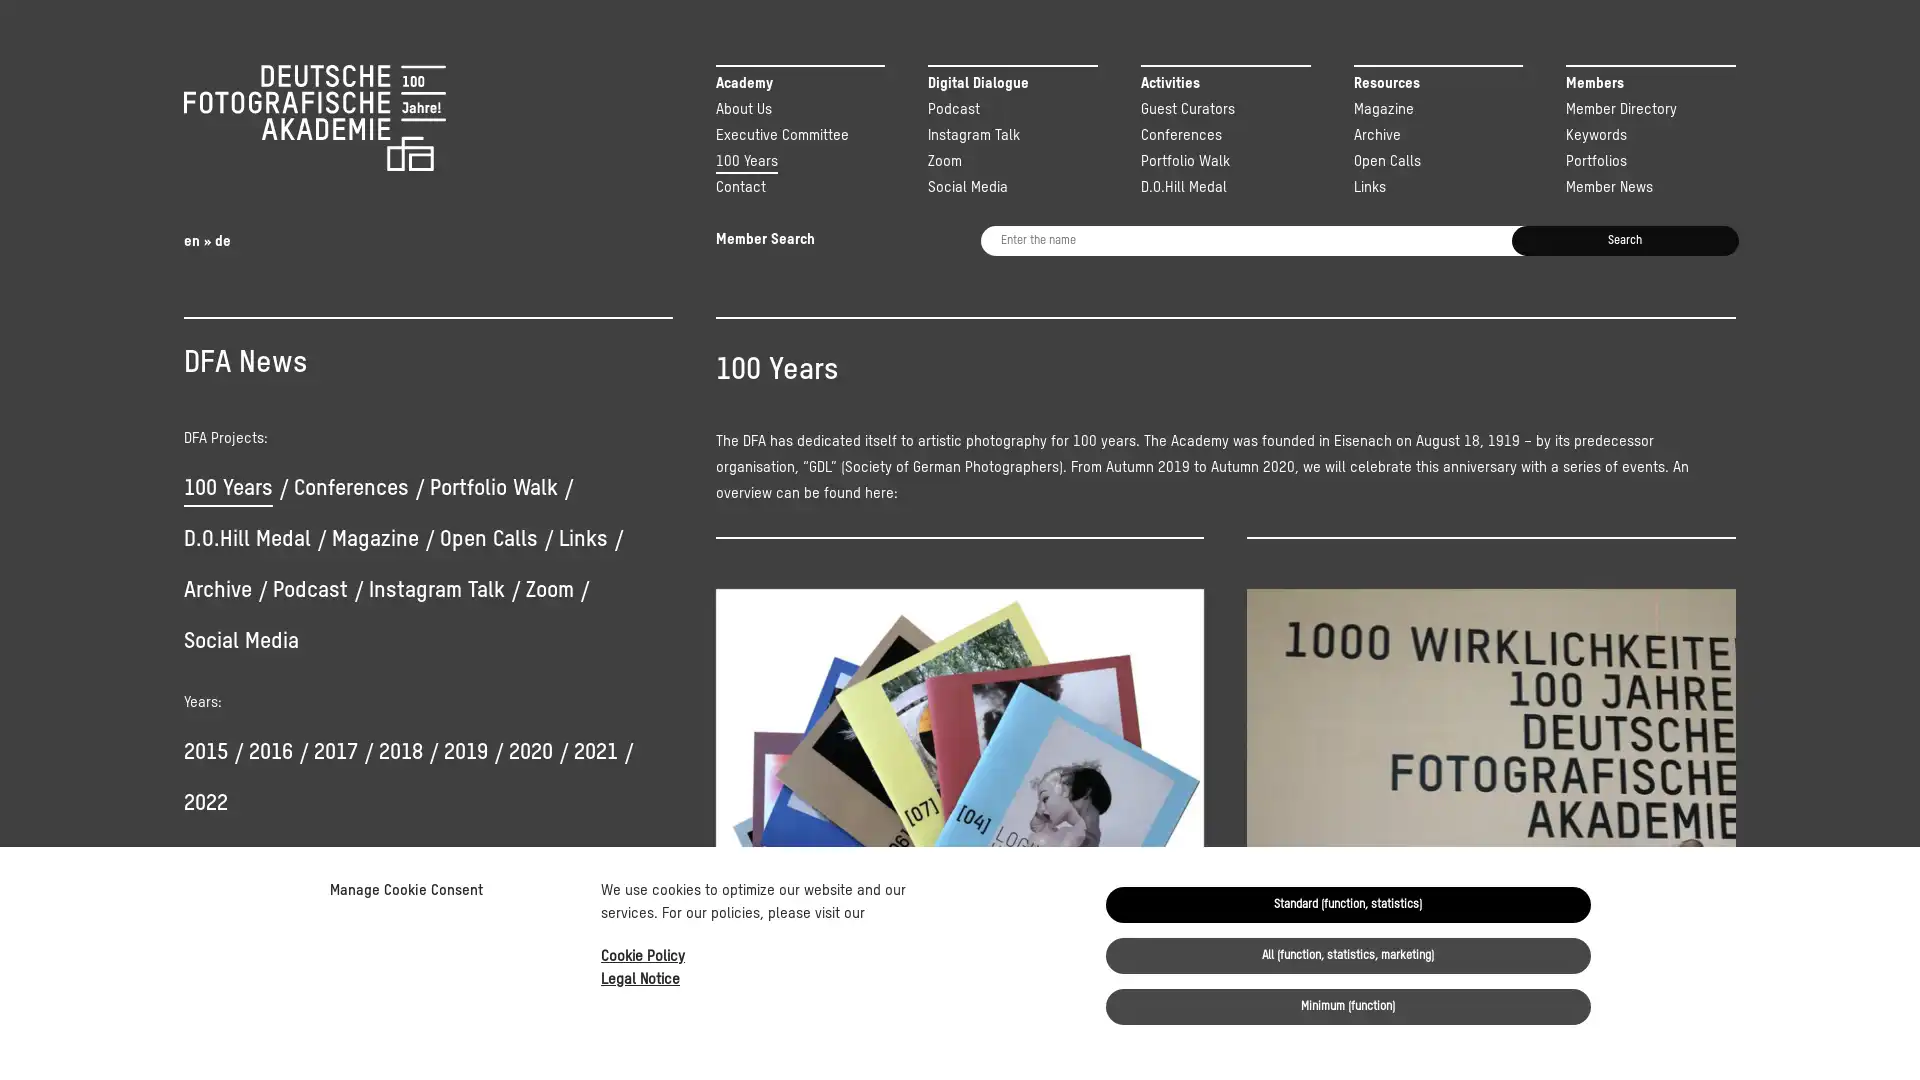 This screenshot has width=1920, height=1080. What do you see at coordinates (206, 752) in the screenshot?
I see `2015` at bounding box center [206, 752].